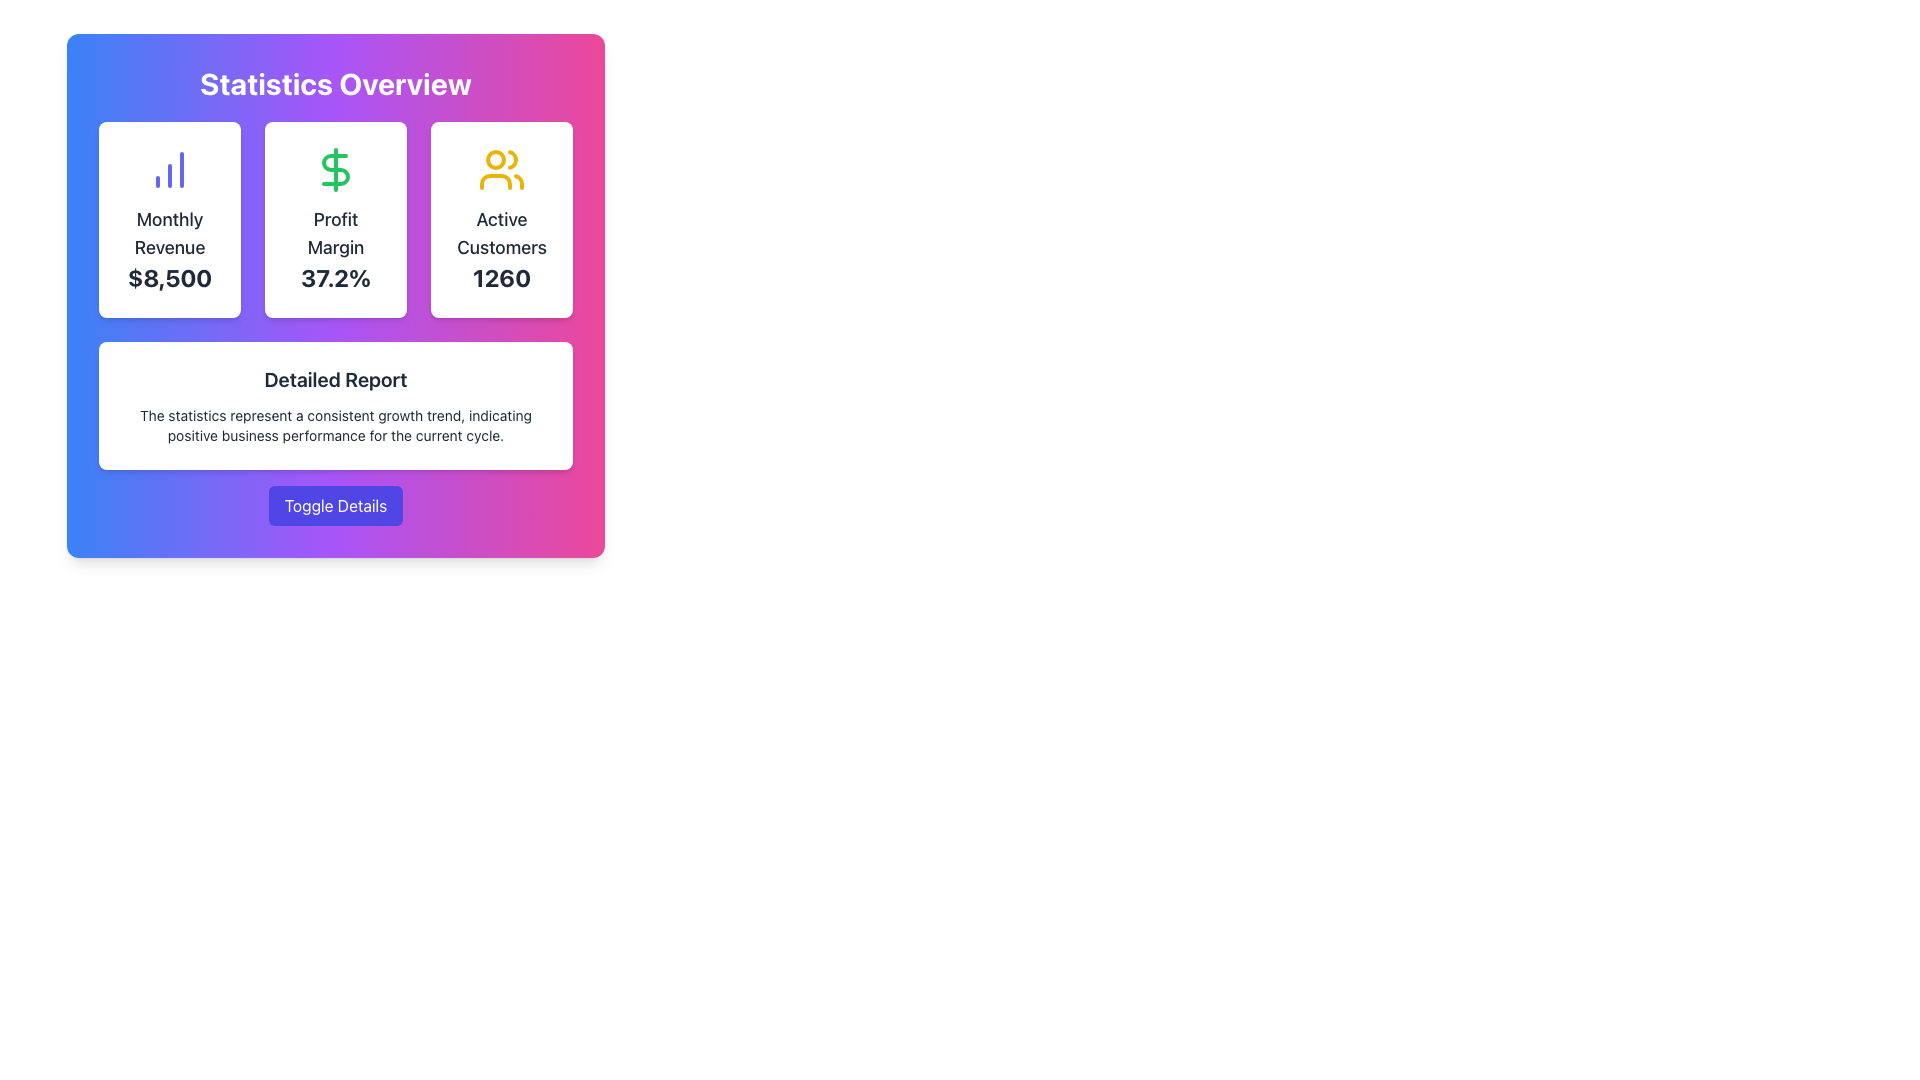 This screenshot has height=1080, width=1920. Describe the element at coordinates (169, 219) in the screenshot. I see `the Information Card displaying the monthly revenue data, located first in the 'Statistics Overview' section` at that location.